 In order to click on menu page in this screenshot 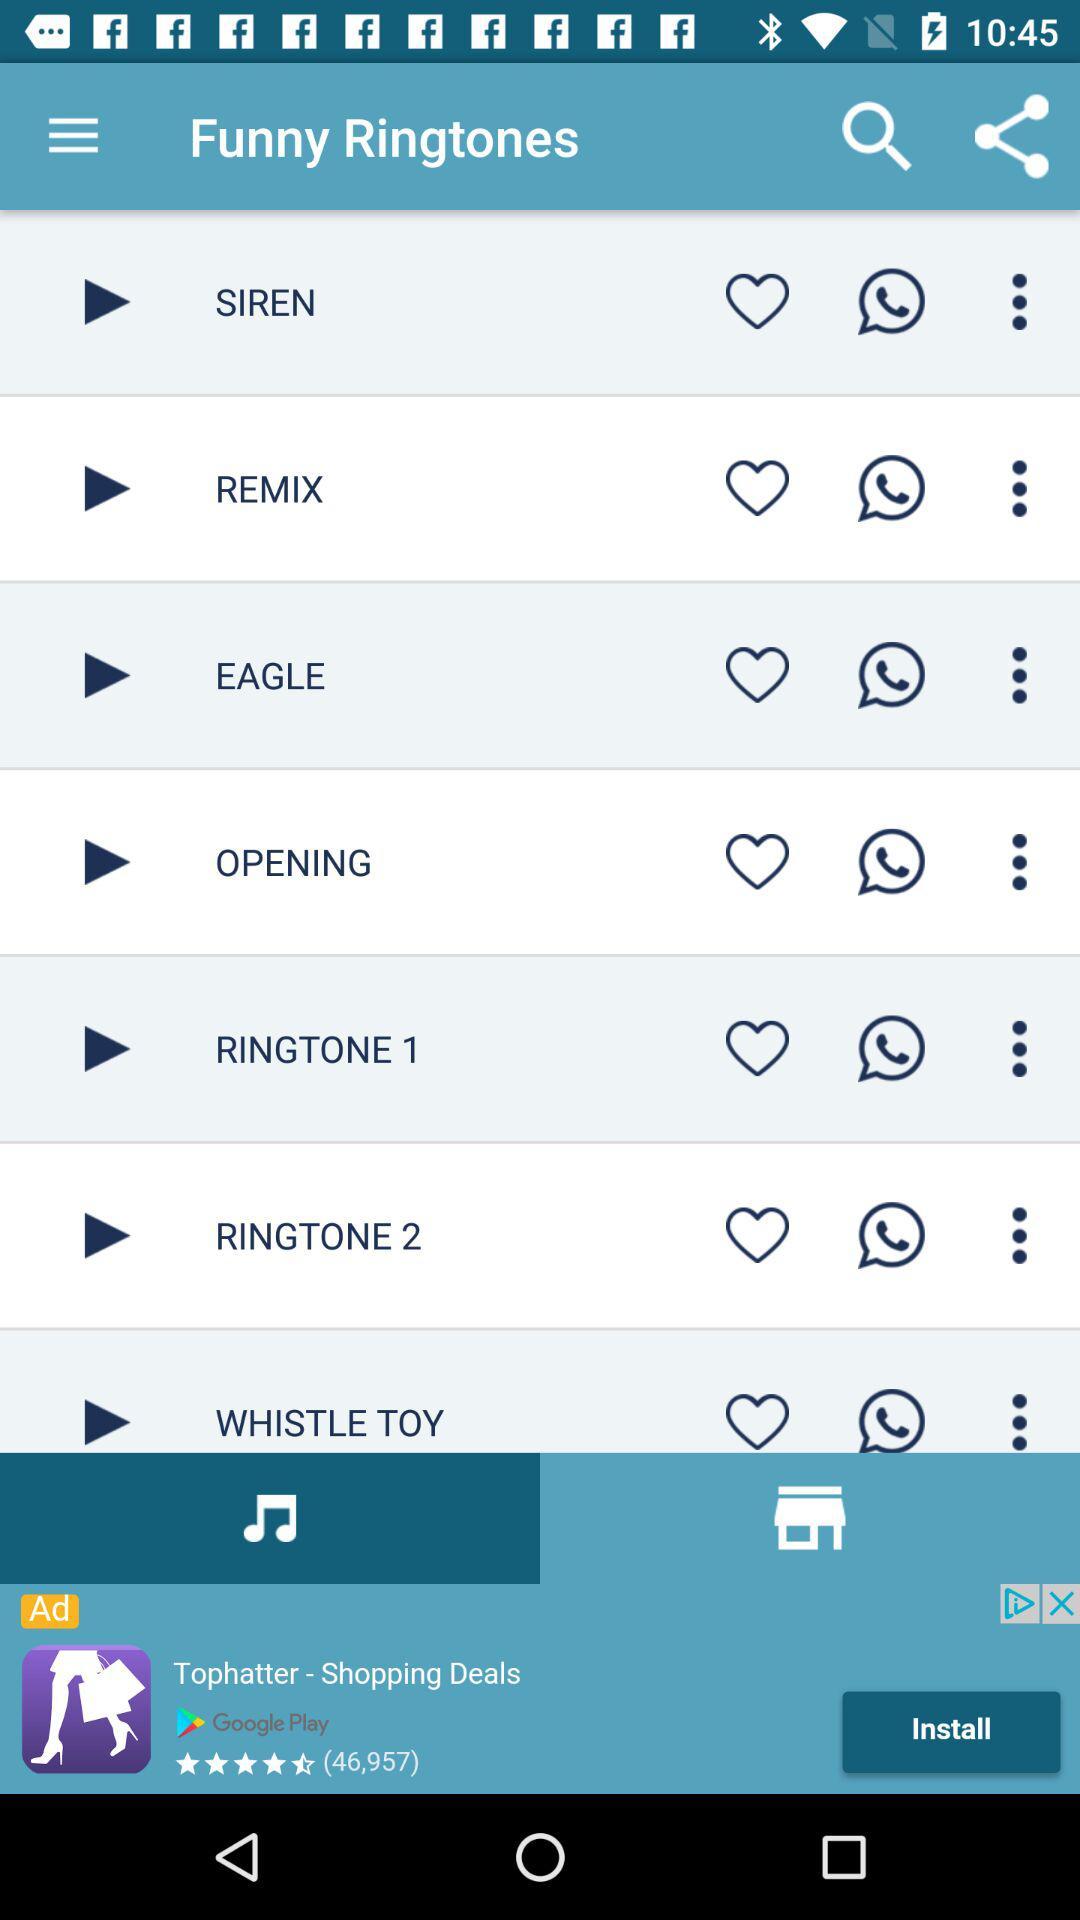, I will do `click(1019, 300)`.